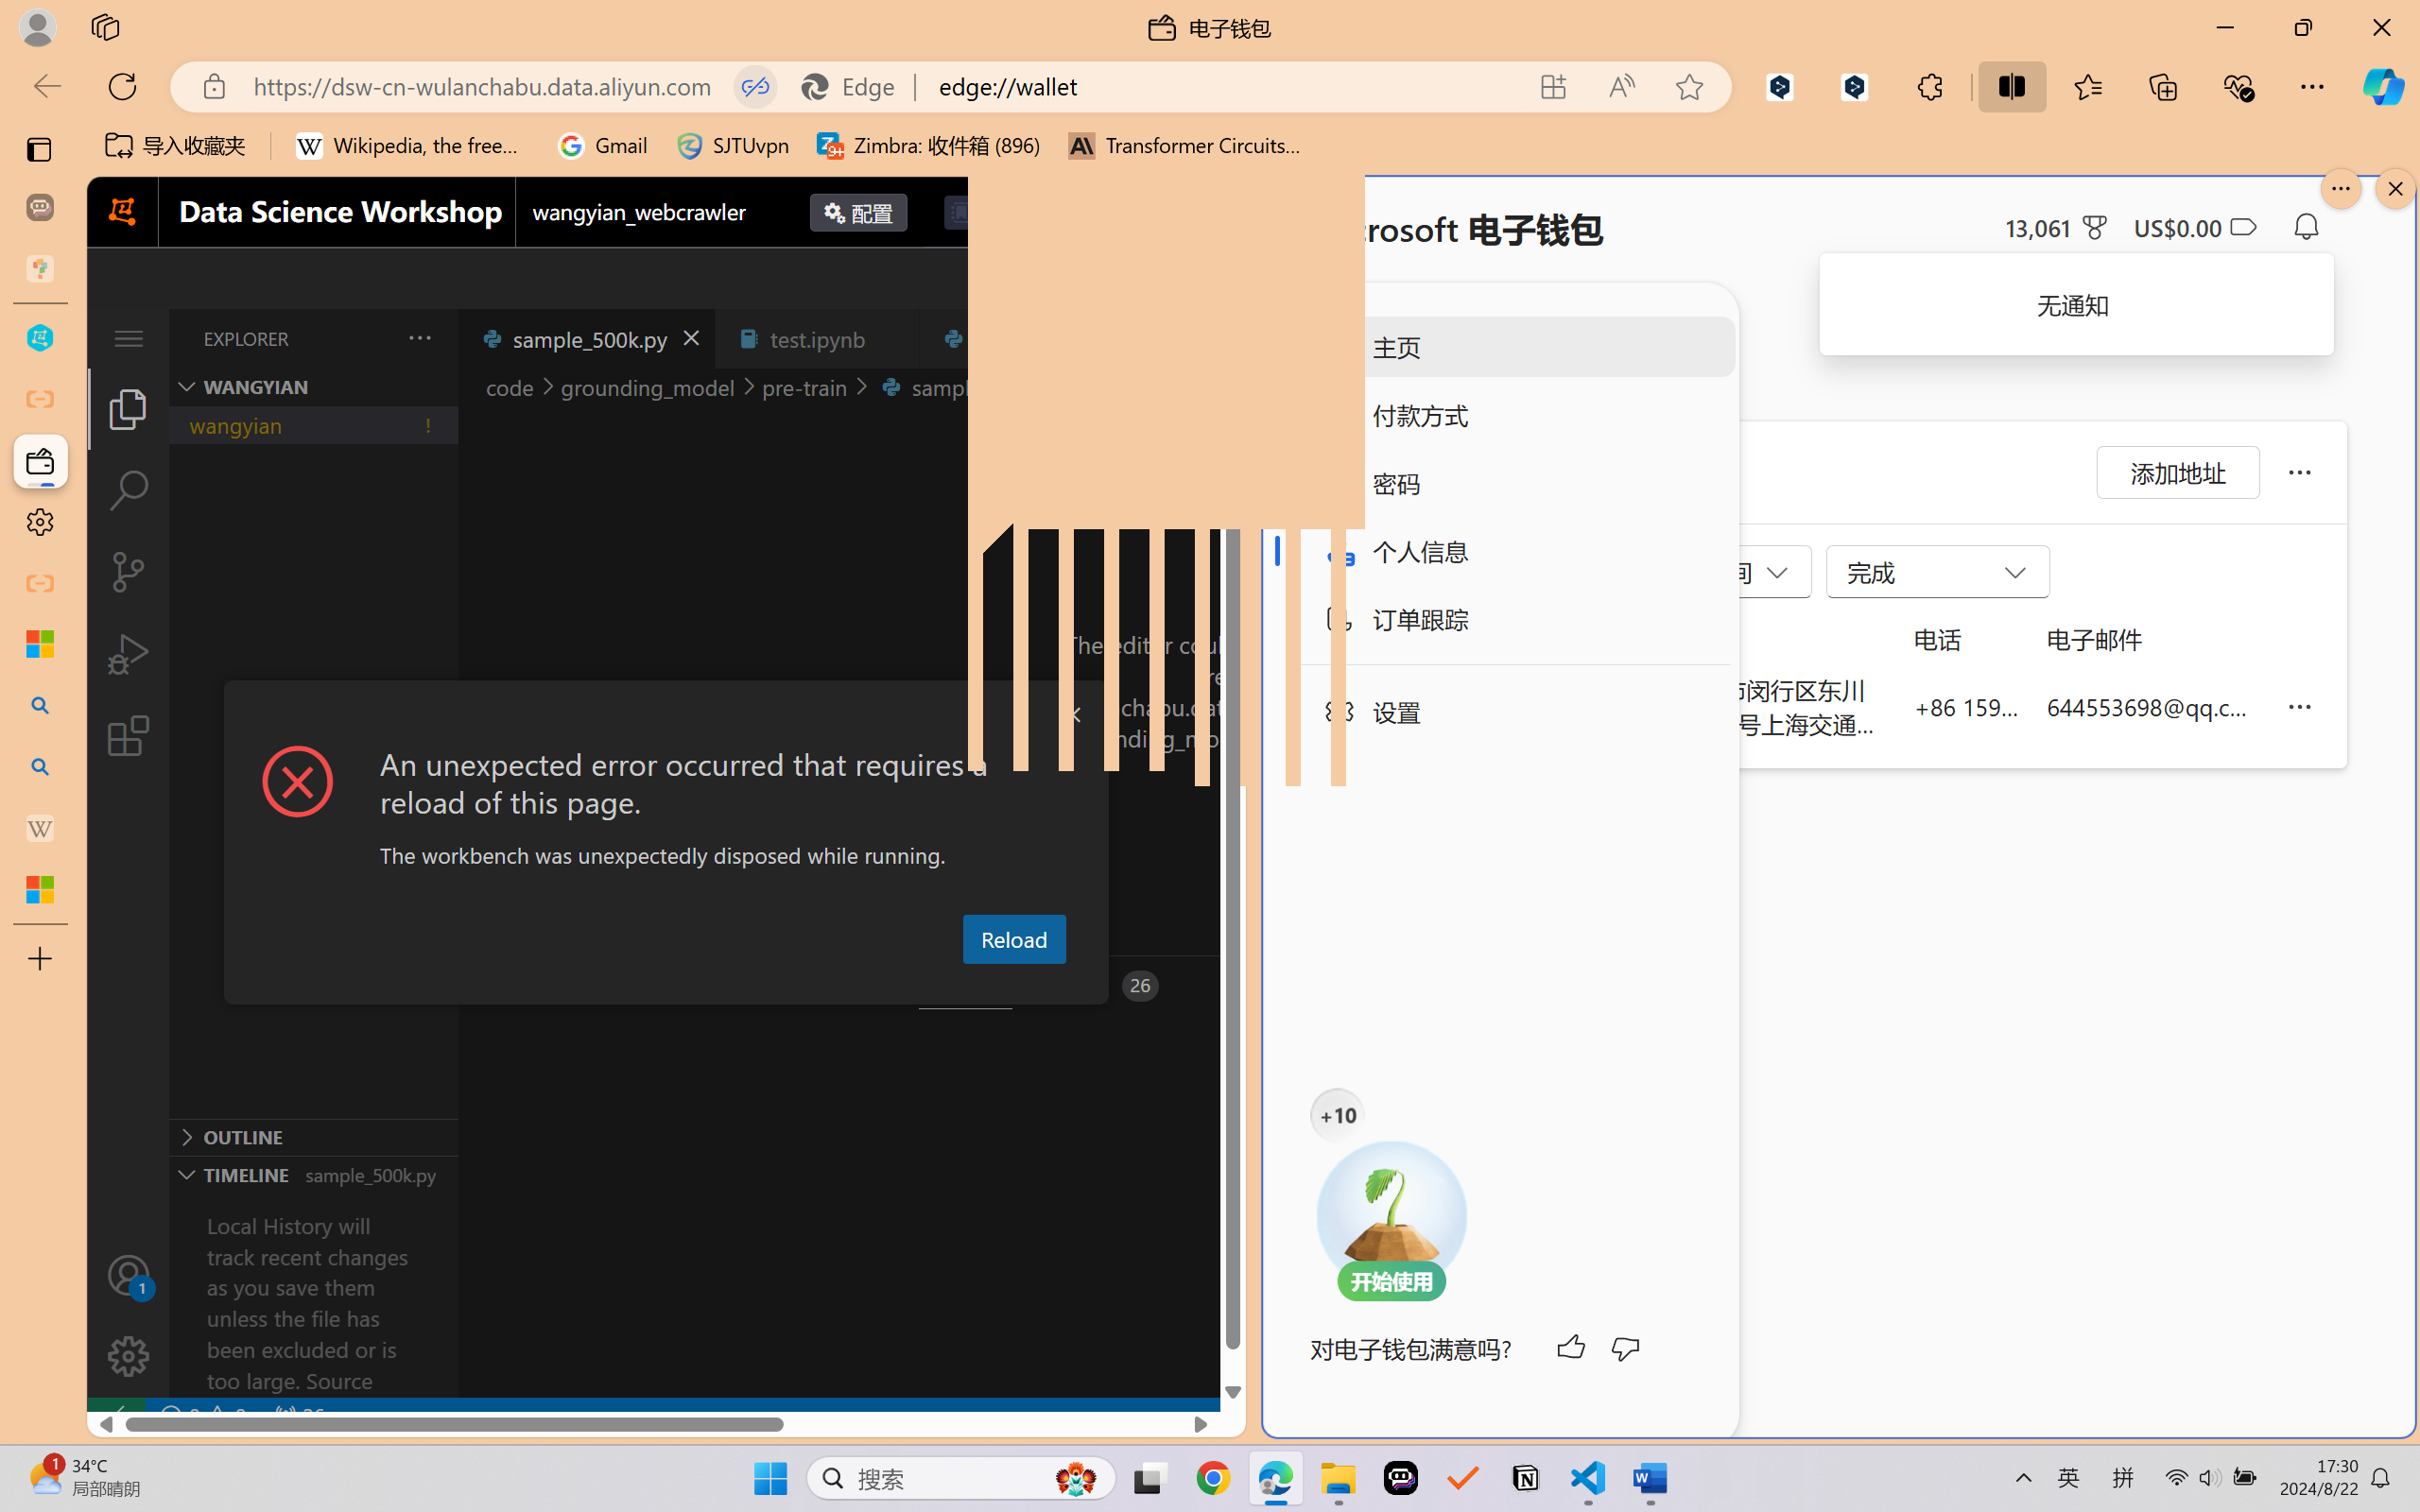  What do you see at coordinates (39, 337) in the screenshot?
I see `'wangyian_dsw - DSW'` at bounding box center [39, 337].